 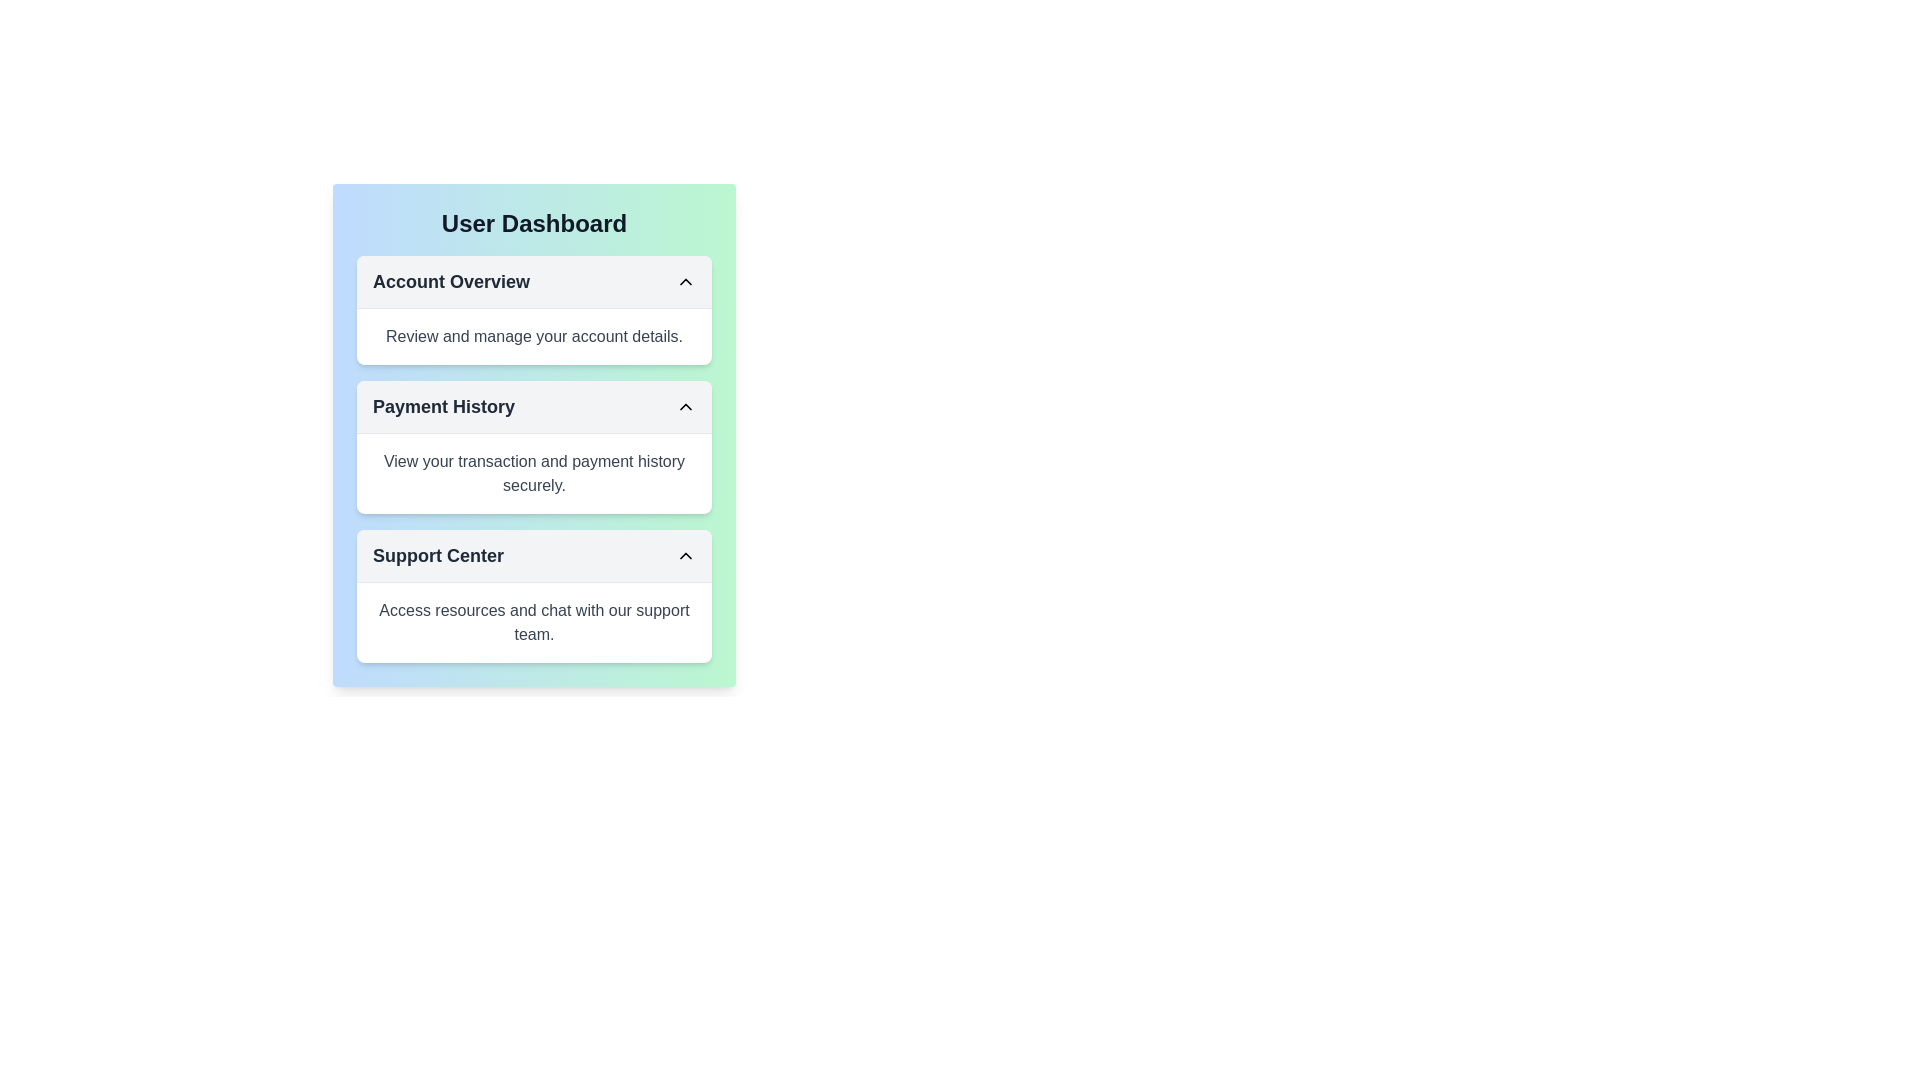 I want to click on the descriptive text element located below the 'Account Overview' section header, which explains its purpose or content, so click(x=534, y=335).